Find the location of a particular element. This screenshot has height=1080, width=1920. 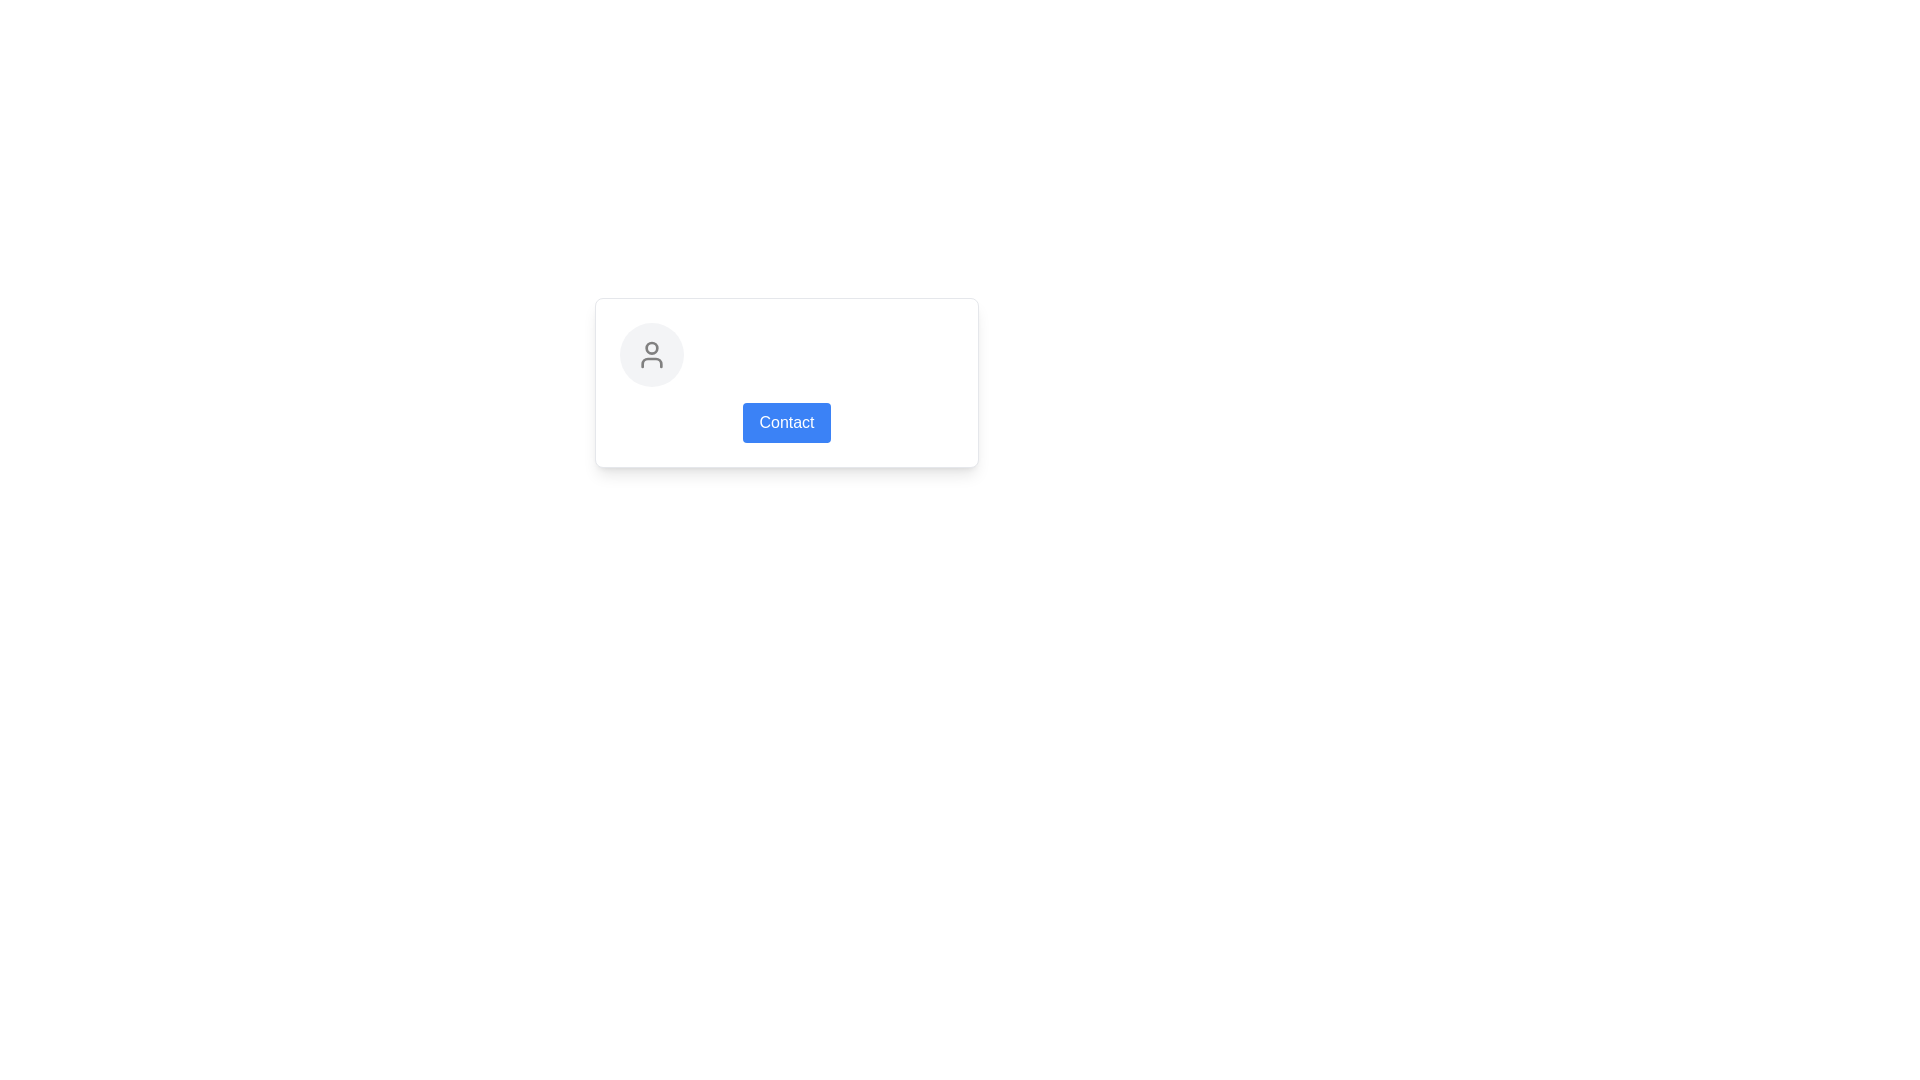

the circular representation of the head within the user icon, which is part of the user profile image in the SVG element is located at coordinates (652, 346).